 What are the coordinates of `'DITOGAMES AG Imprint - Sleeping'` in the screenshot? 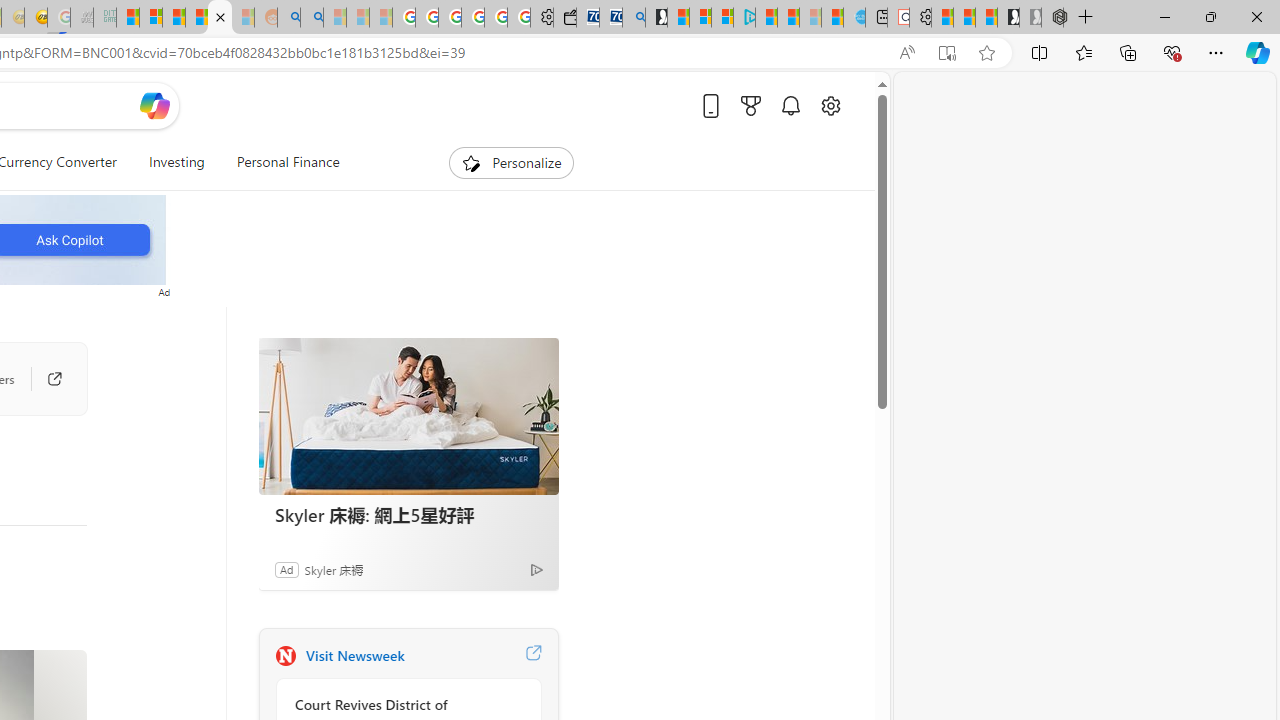 It's located at (103, 17).